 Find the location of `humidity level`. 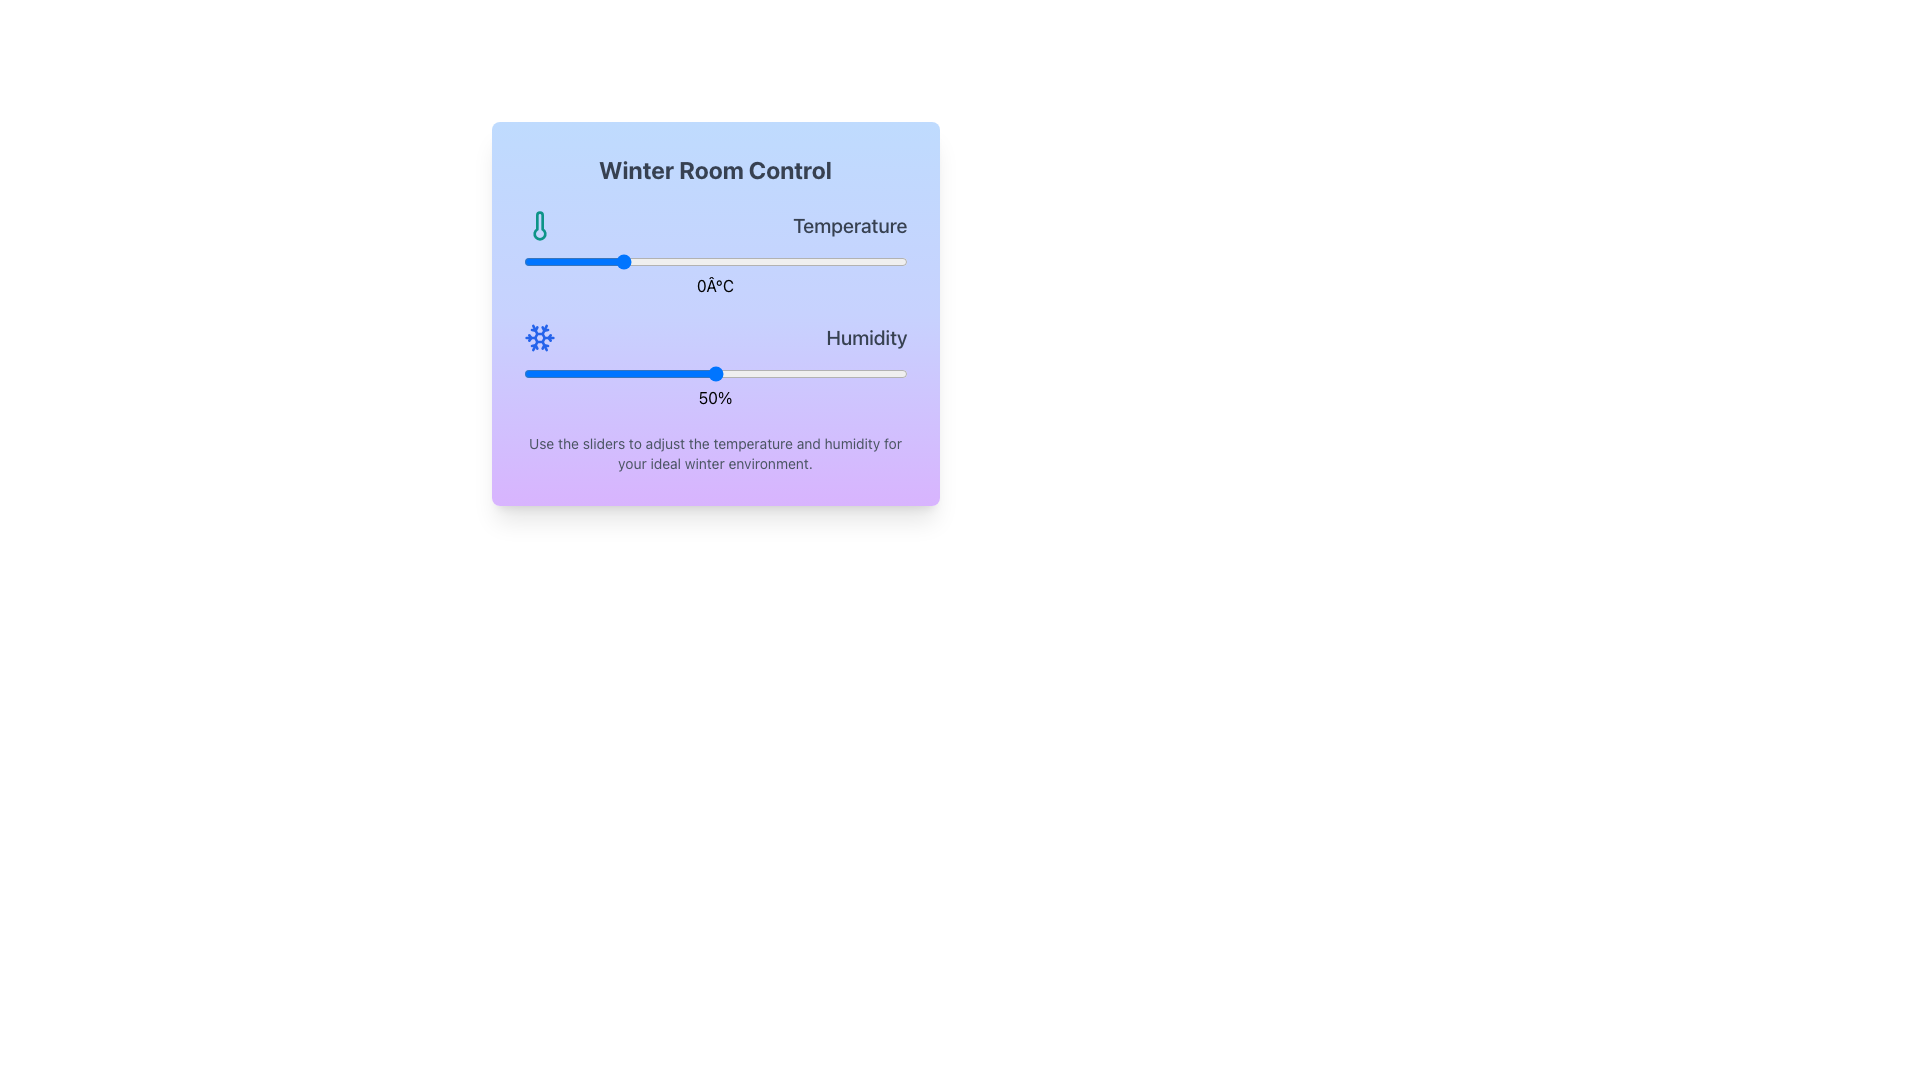

humidity level is located at coordinates (752, 374).